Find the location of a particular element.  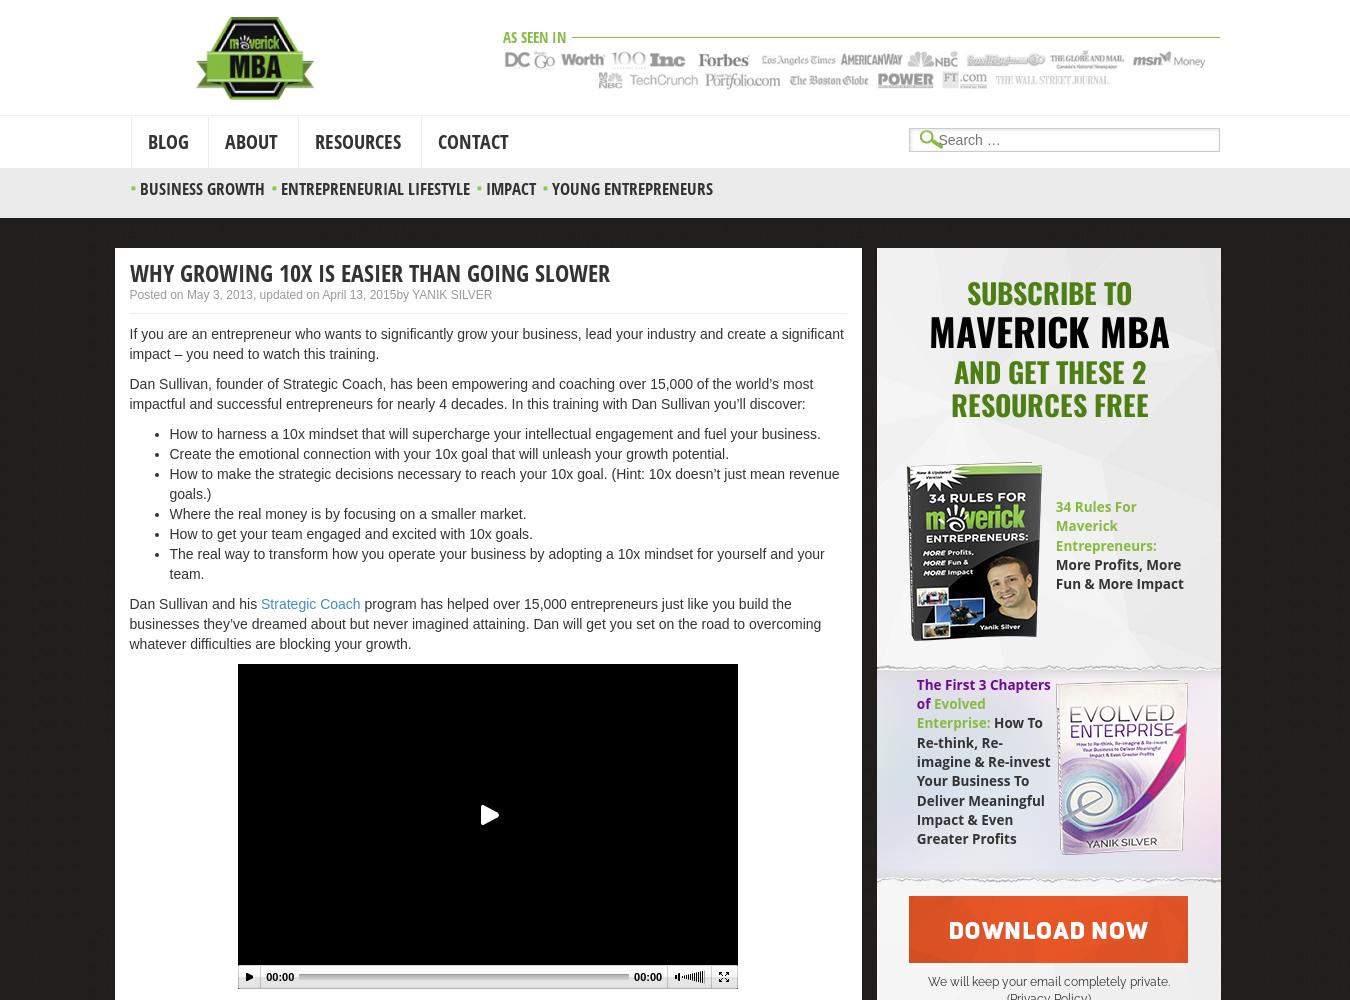

'Dan Sullivan, founder of Strategic Coach, has been empowering and coaching over 15,000 of the world’s most impactful and successful entrepreneurs for nearly 4 decades. In this training with Dan Sullivan you’ll discover:' is located at coordinates (129, 393).